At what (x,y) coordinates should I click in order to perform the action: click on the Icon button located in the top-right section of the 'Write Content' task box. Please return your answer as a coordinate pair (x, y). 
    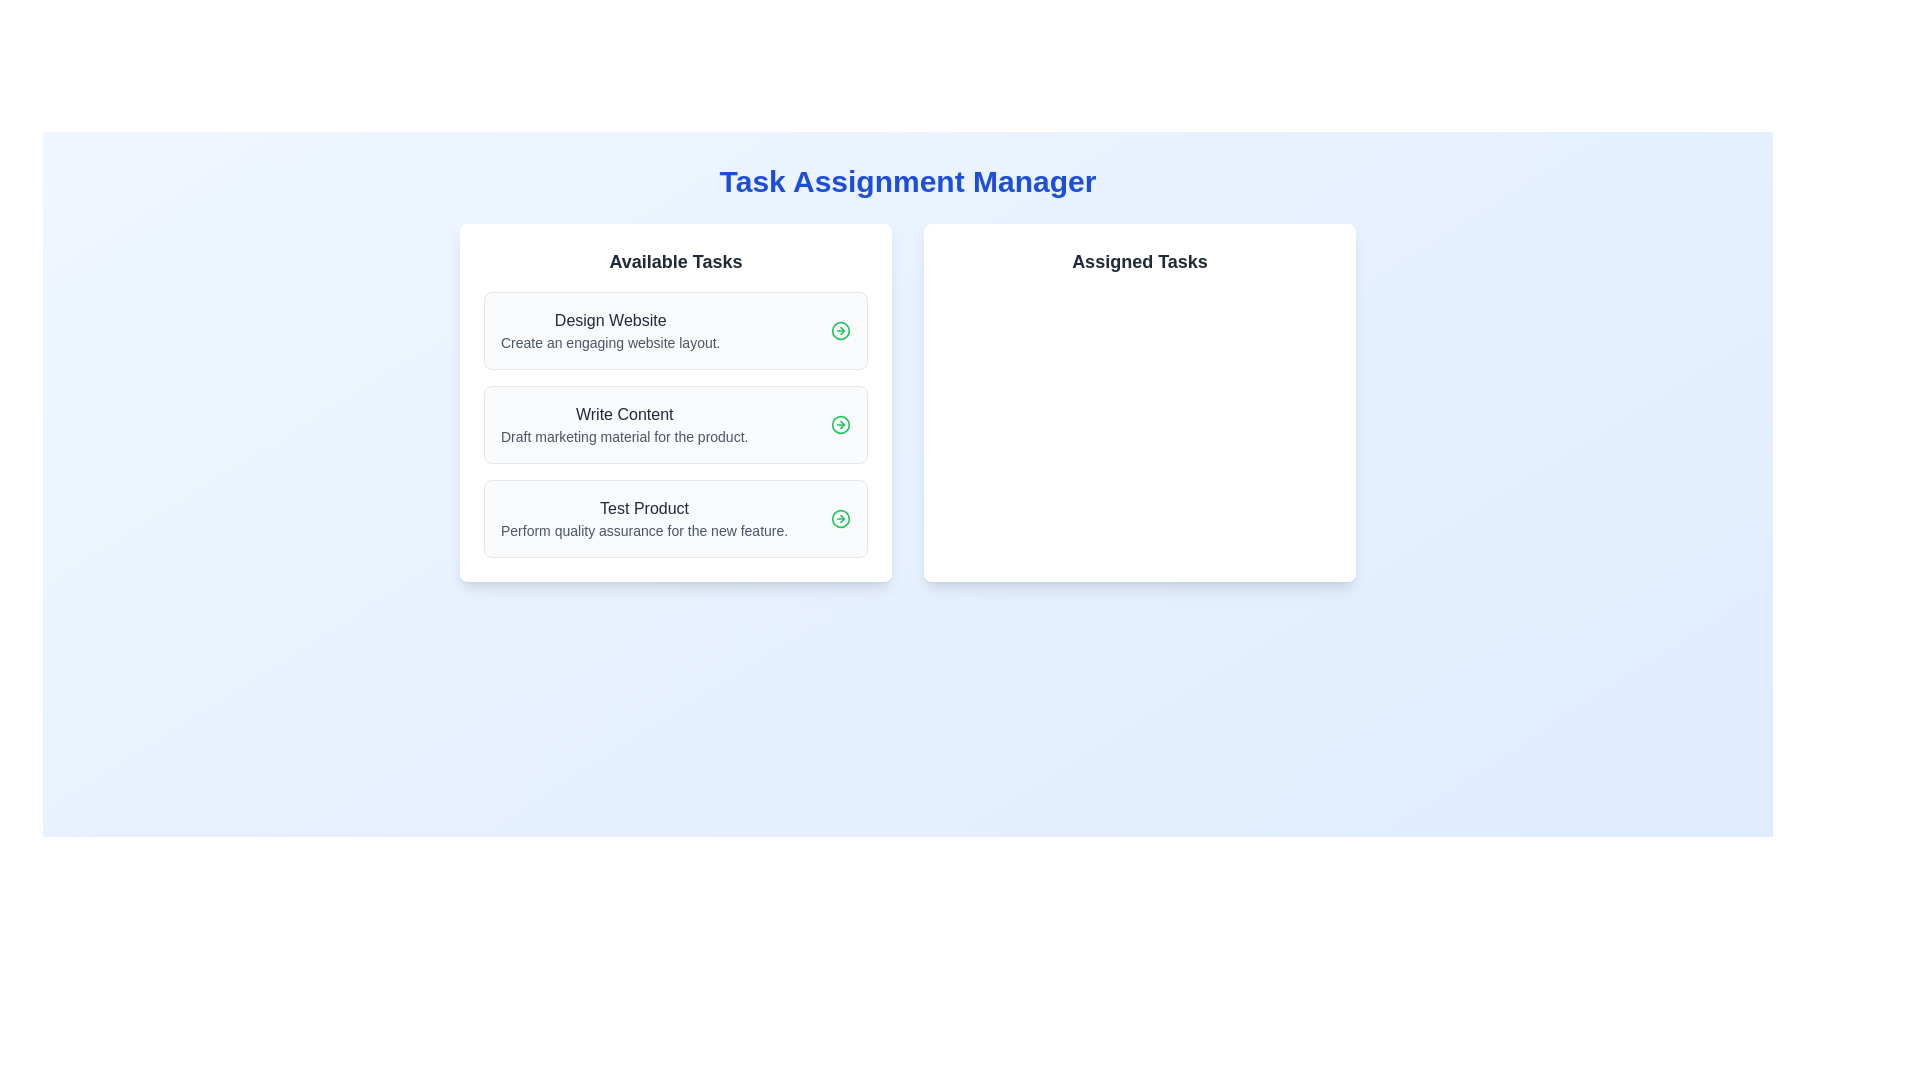
    Looking at the image, I should click on (840, 423).